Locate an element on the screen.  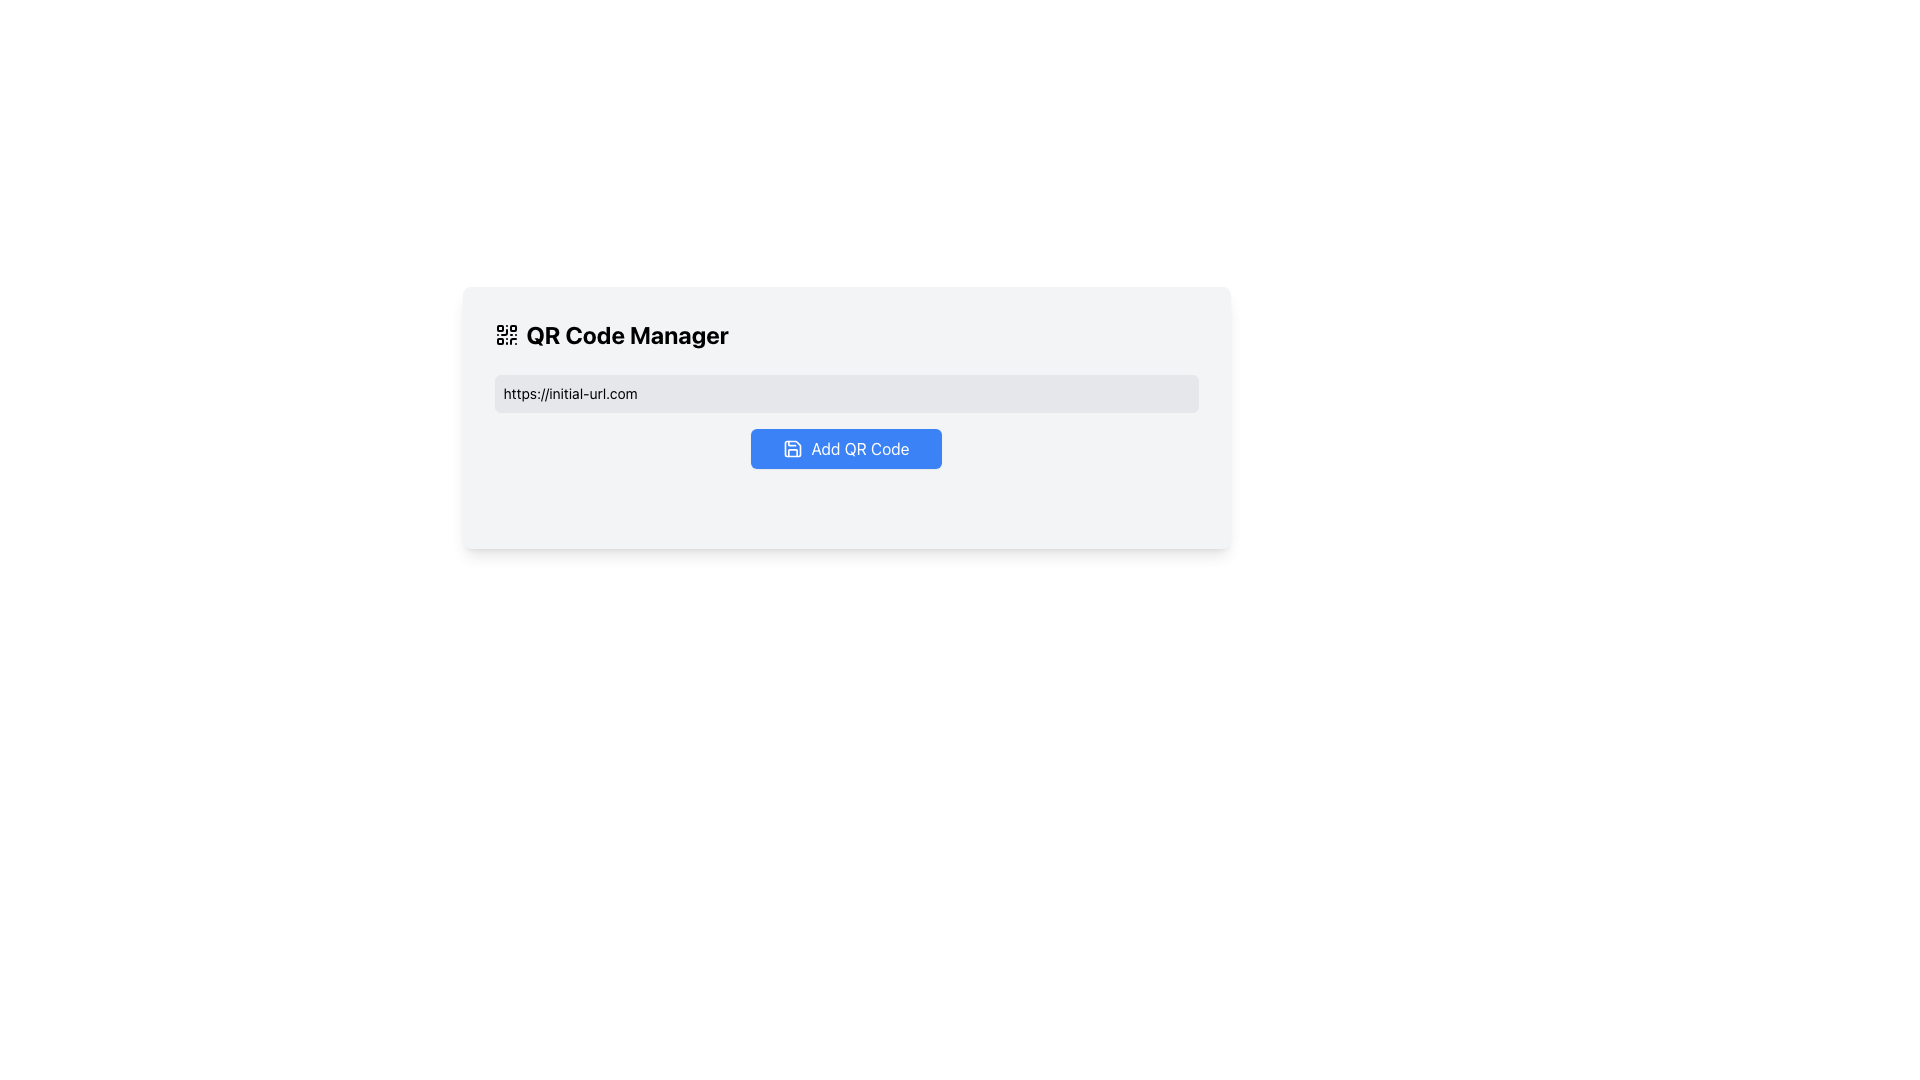
the Save icon within the blue 'Add QR Code' button to initiate the QR code saving action is located at coordinates (792, 447).